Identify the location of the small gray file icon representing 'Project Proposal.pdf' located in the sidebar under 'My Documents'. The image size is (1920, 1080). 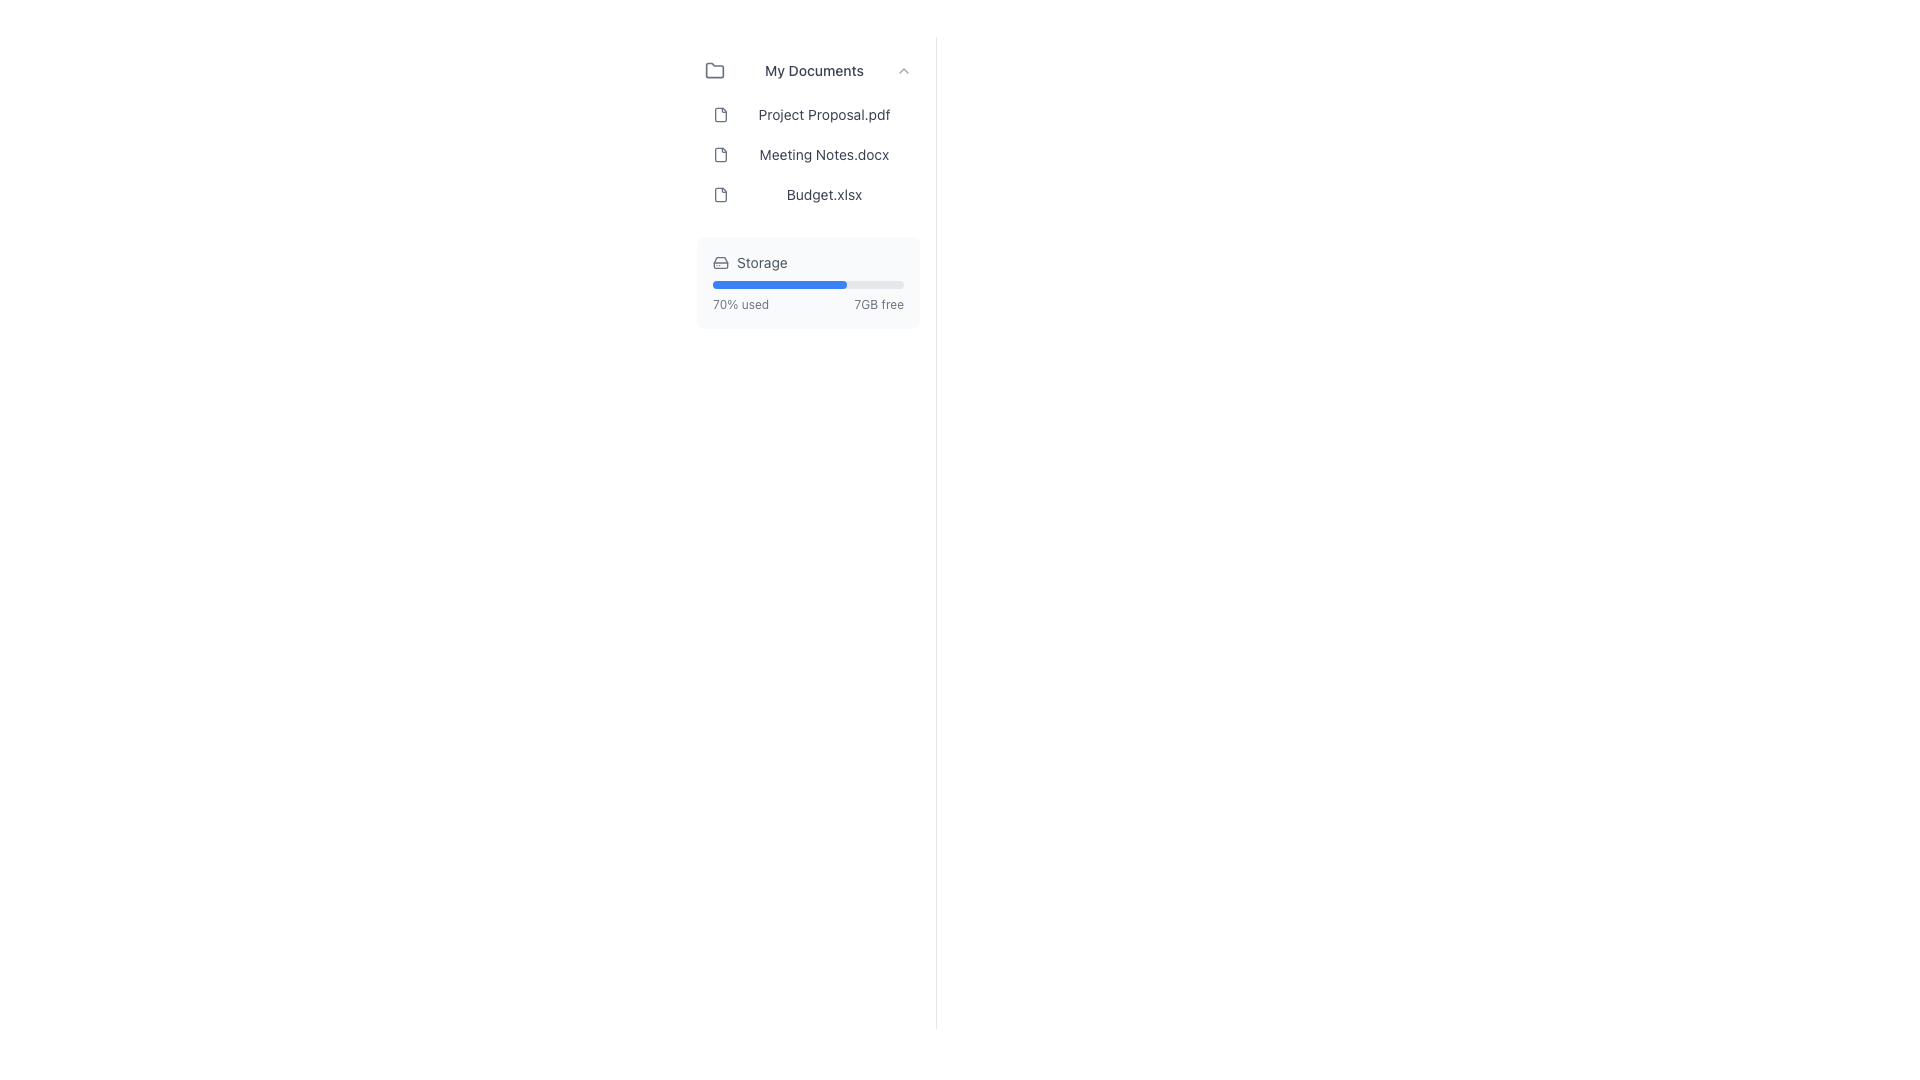
(720, 115).